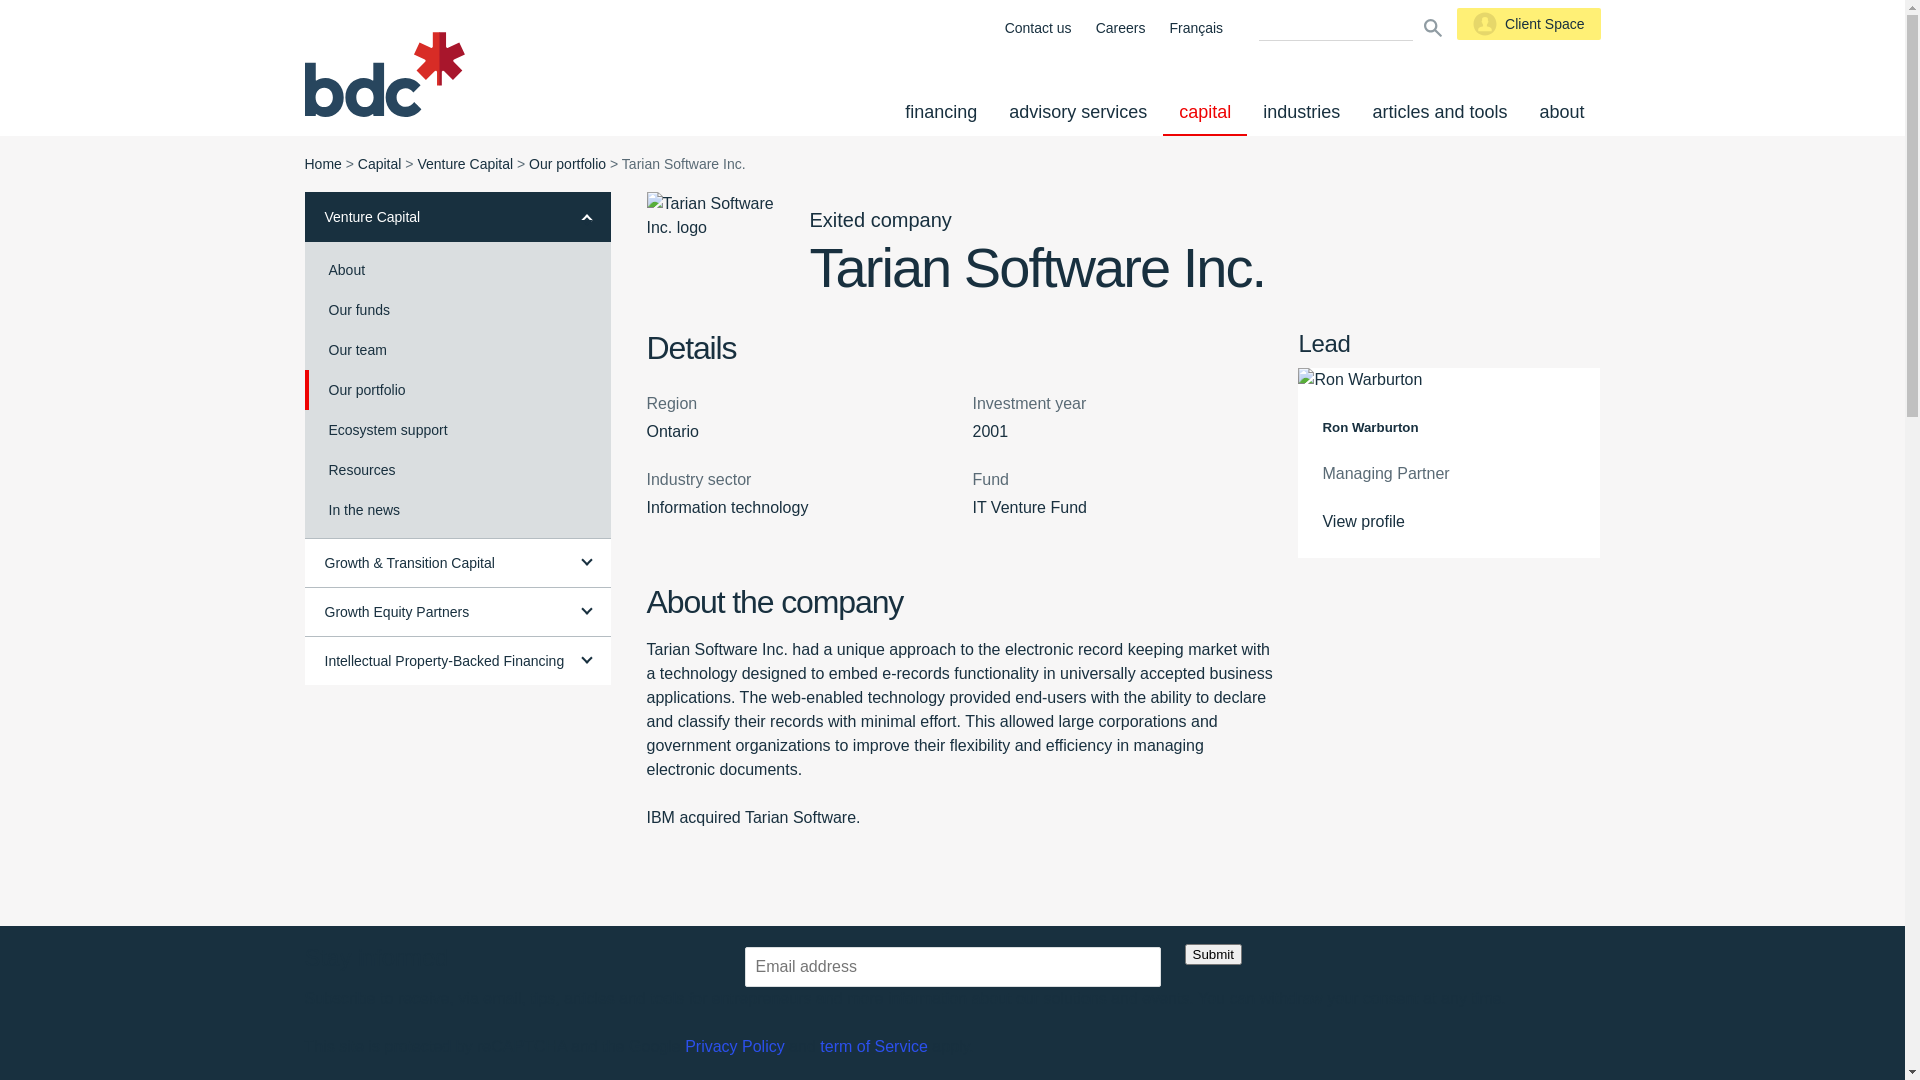 This screenshot has width=1920, height=1080. I want to click on 'Submit', so click(1211, 953).